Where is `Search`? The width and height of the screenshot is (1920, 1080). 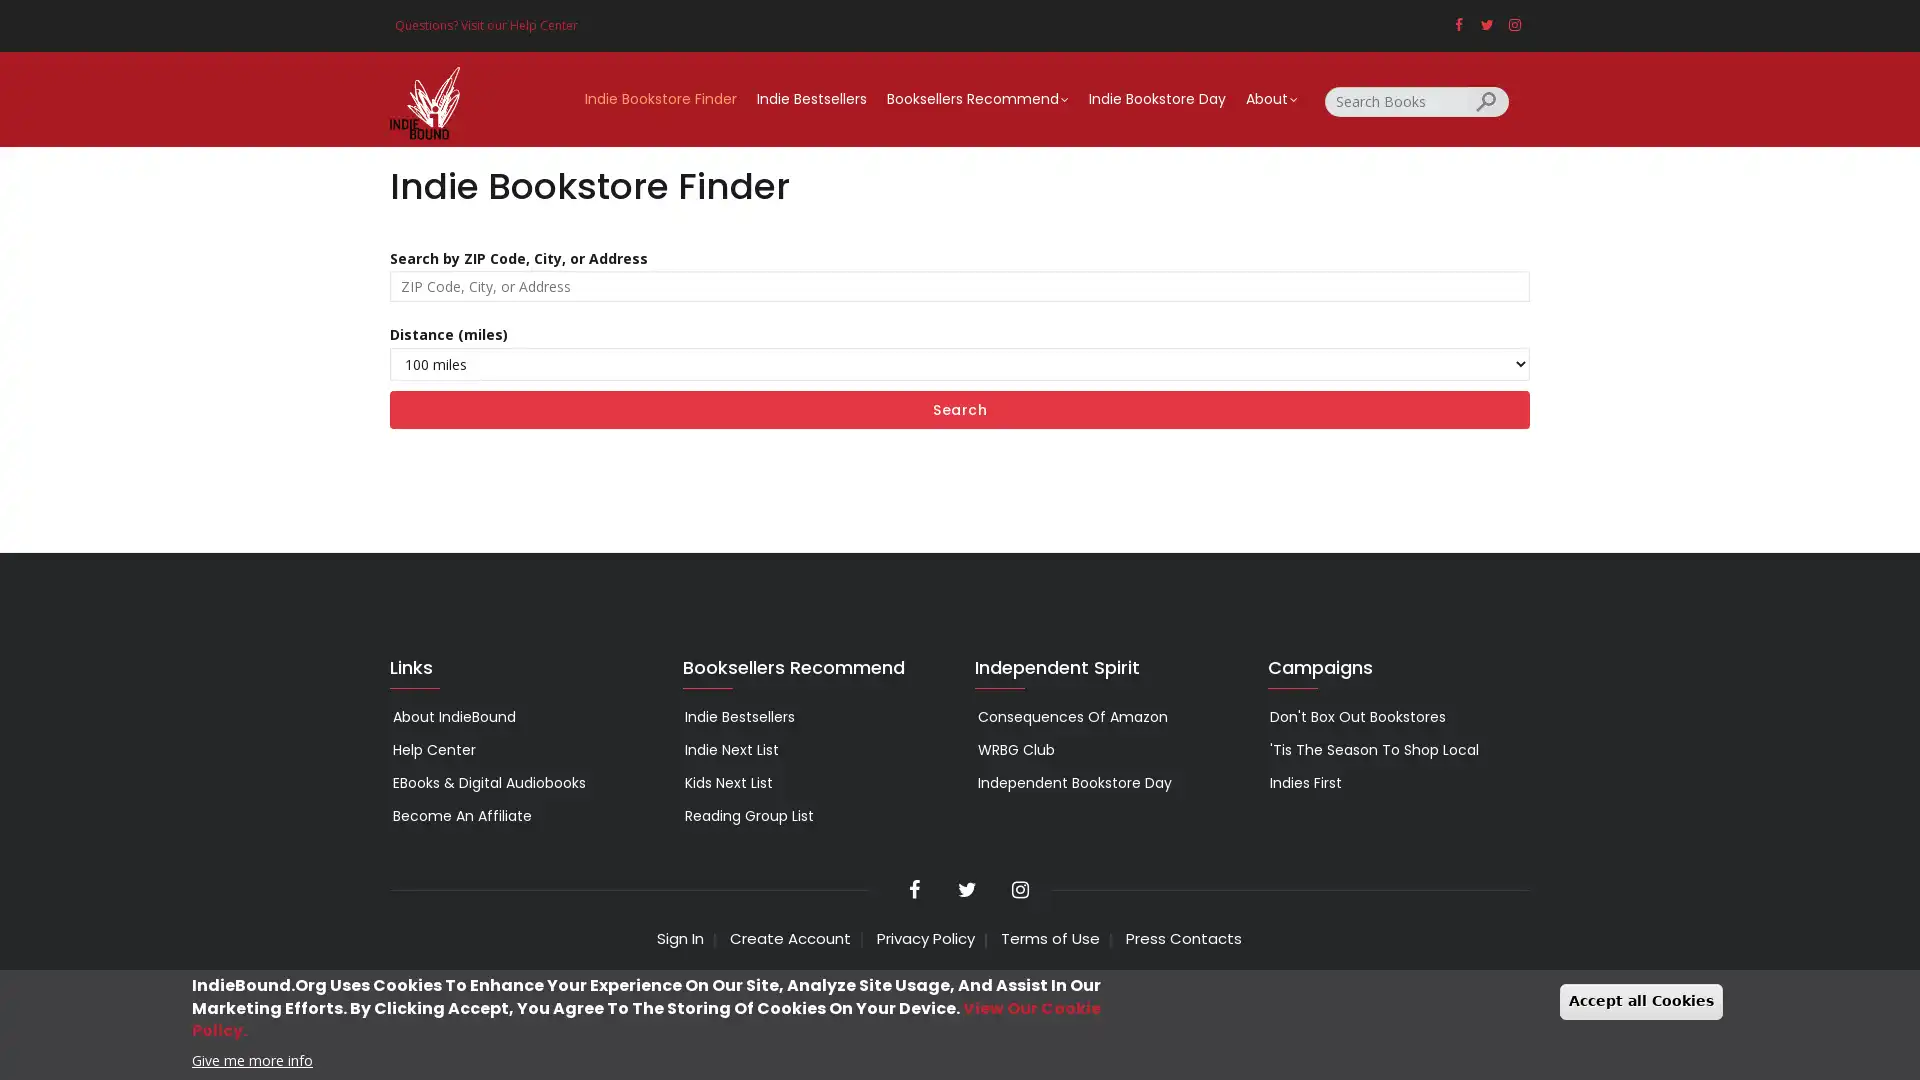 Search is located at coordinates (1488, 100).